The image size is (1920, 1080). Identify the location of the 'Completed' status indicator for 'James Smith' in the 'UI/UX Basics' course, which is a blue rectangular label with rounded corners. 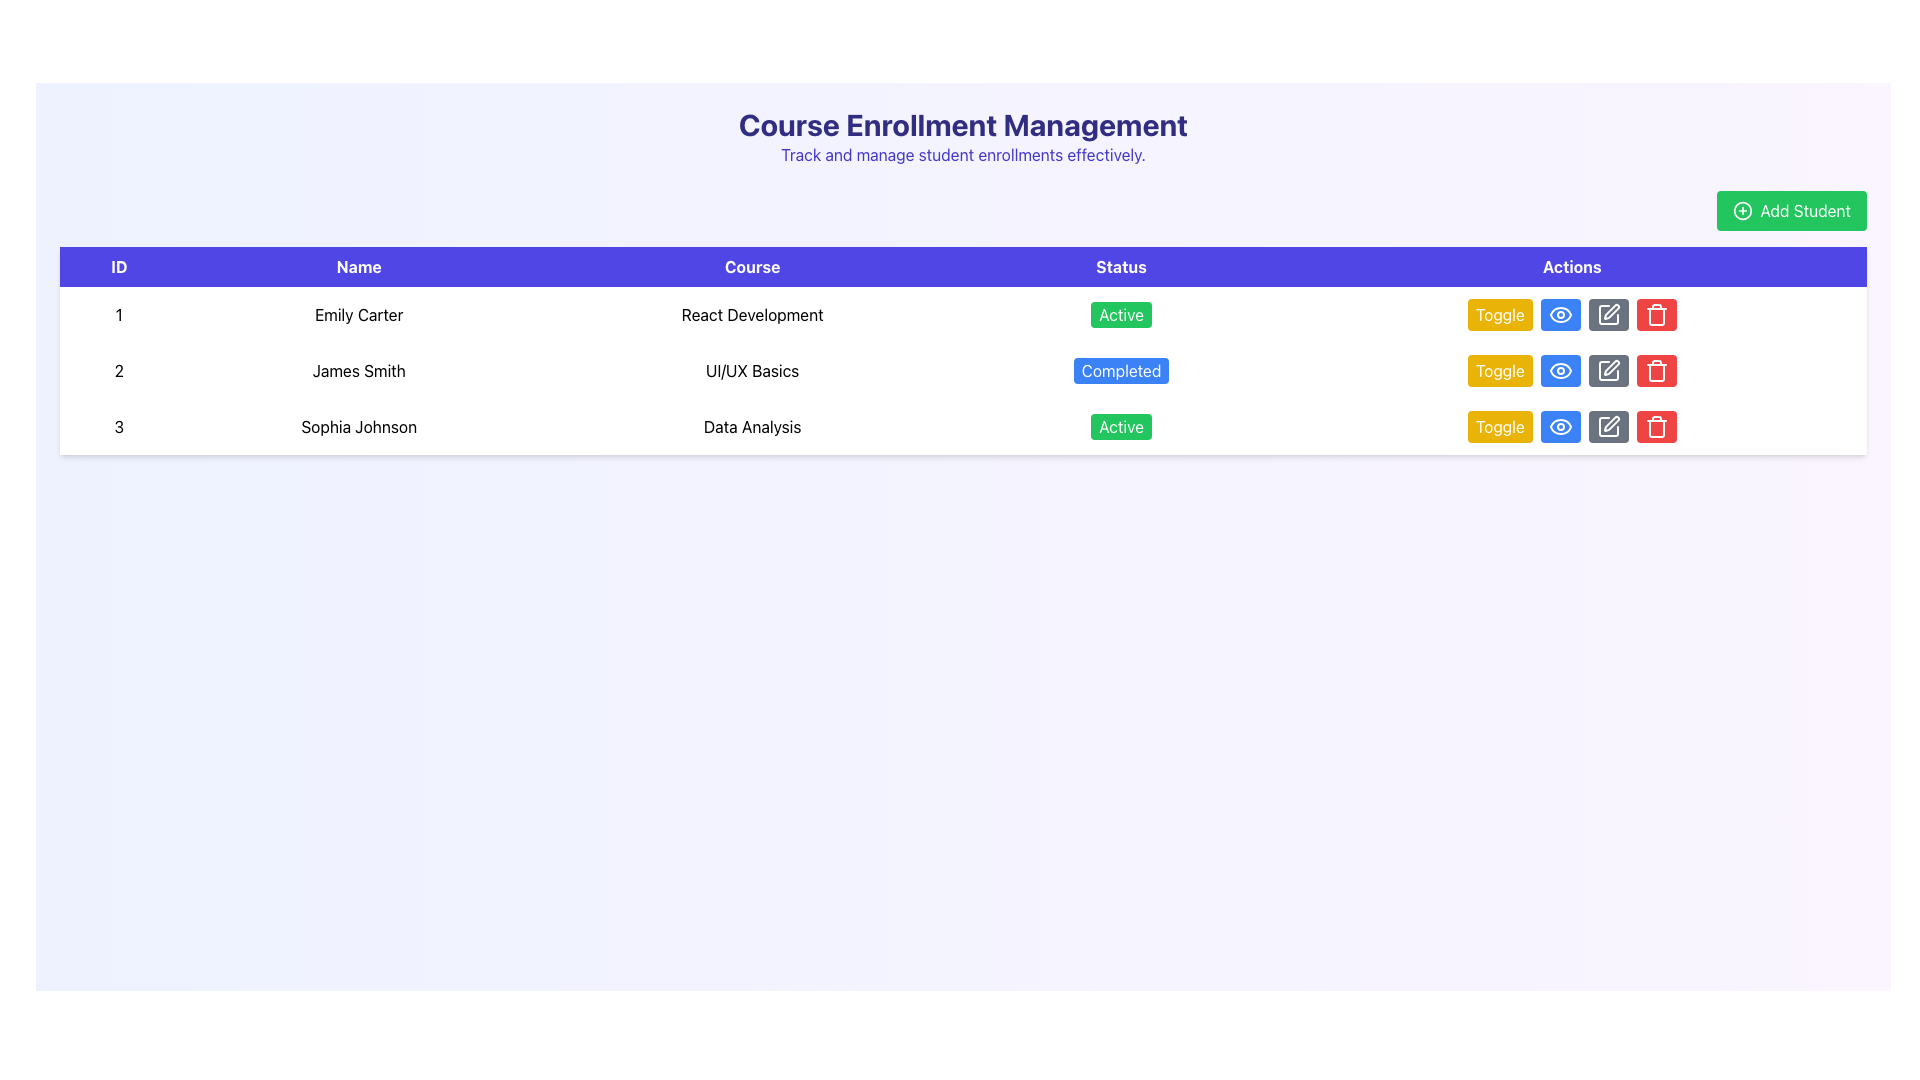
(1121, 370).